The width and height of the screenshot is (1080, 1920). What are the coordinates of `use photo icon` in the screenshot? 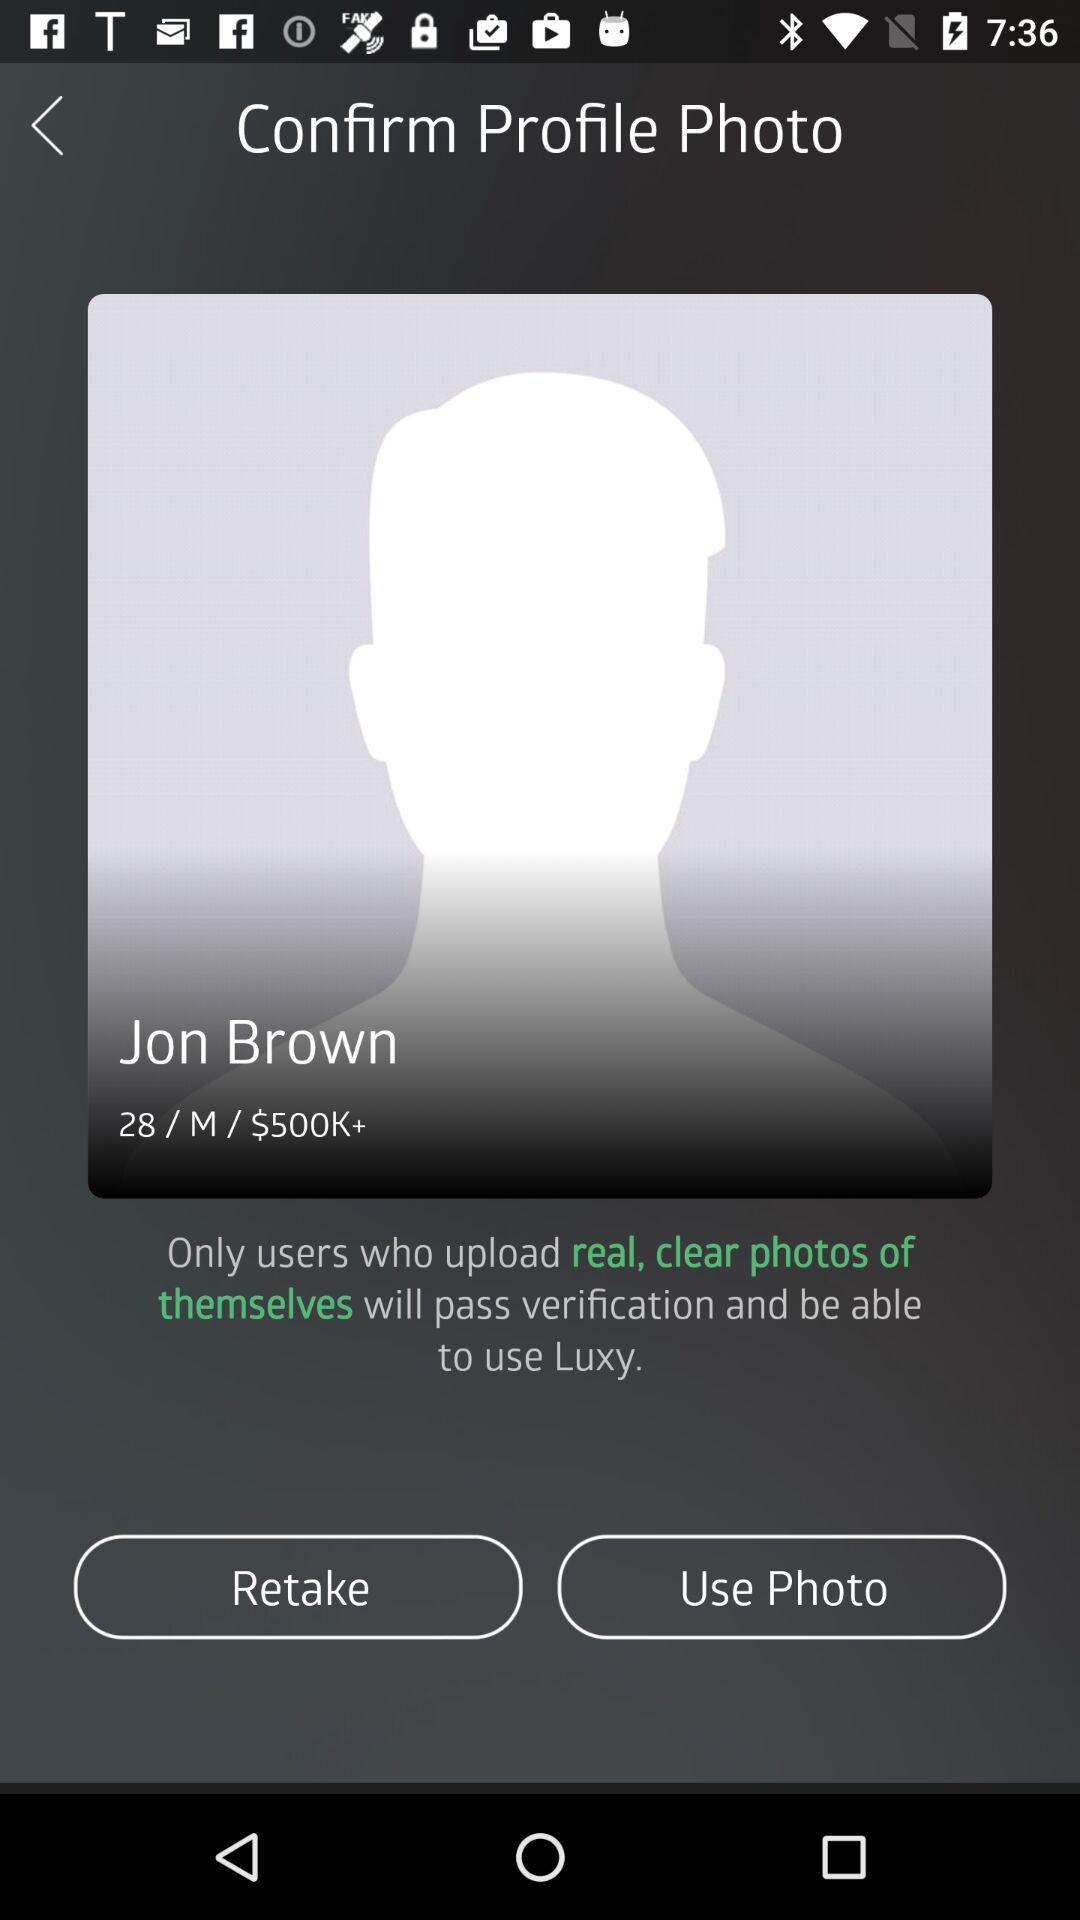 It's located at (780, 1586).